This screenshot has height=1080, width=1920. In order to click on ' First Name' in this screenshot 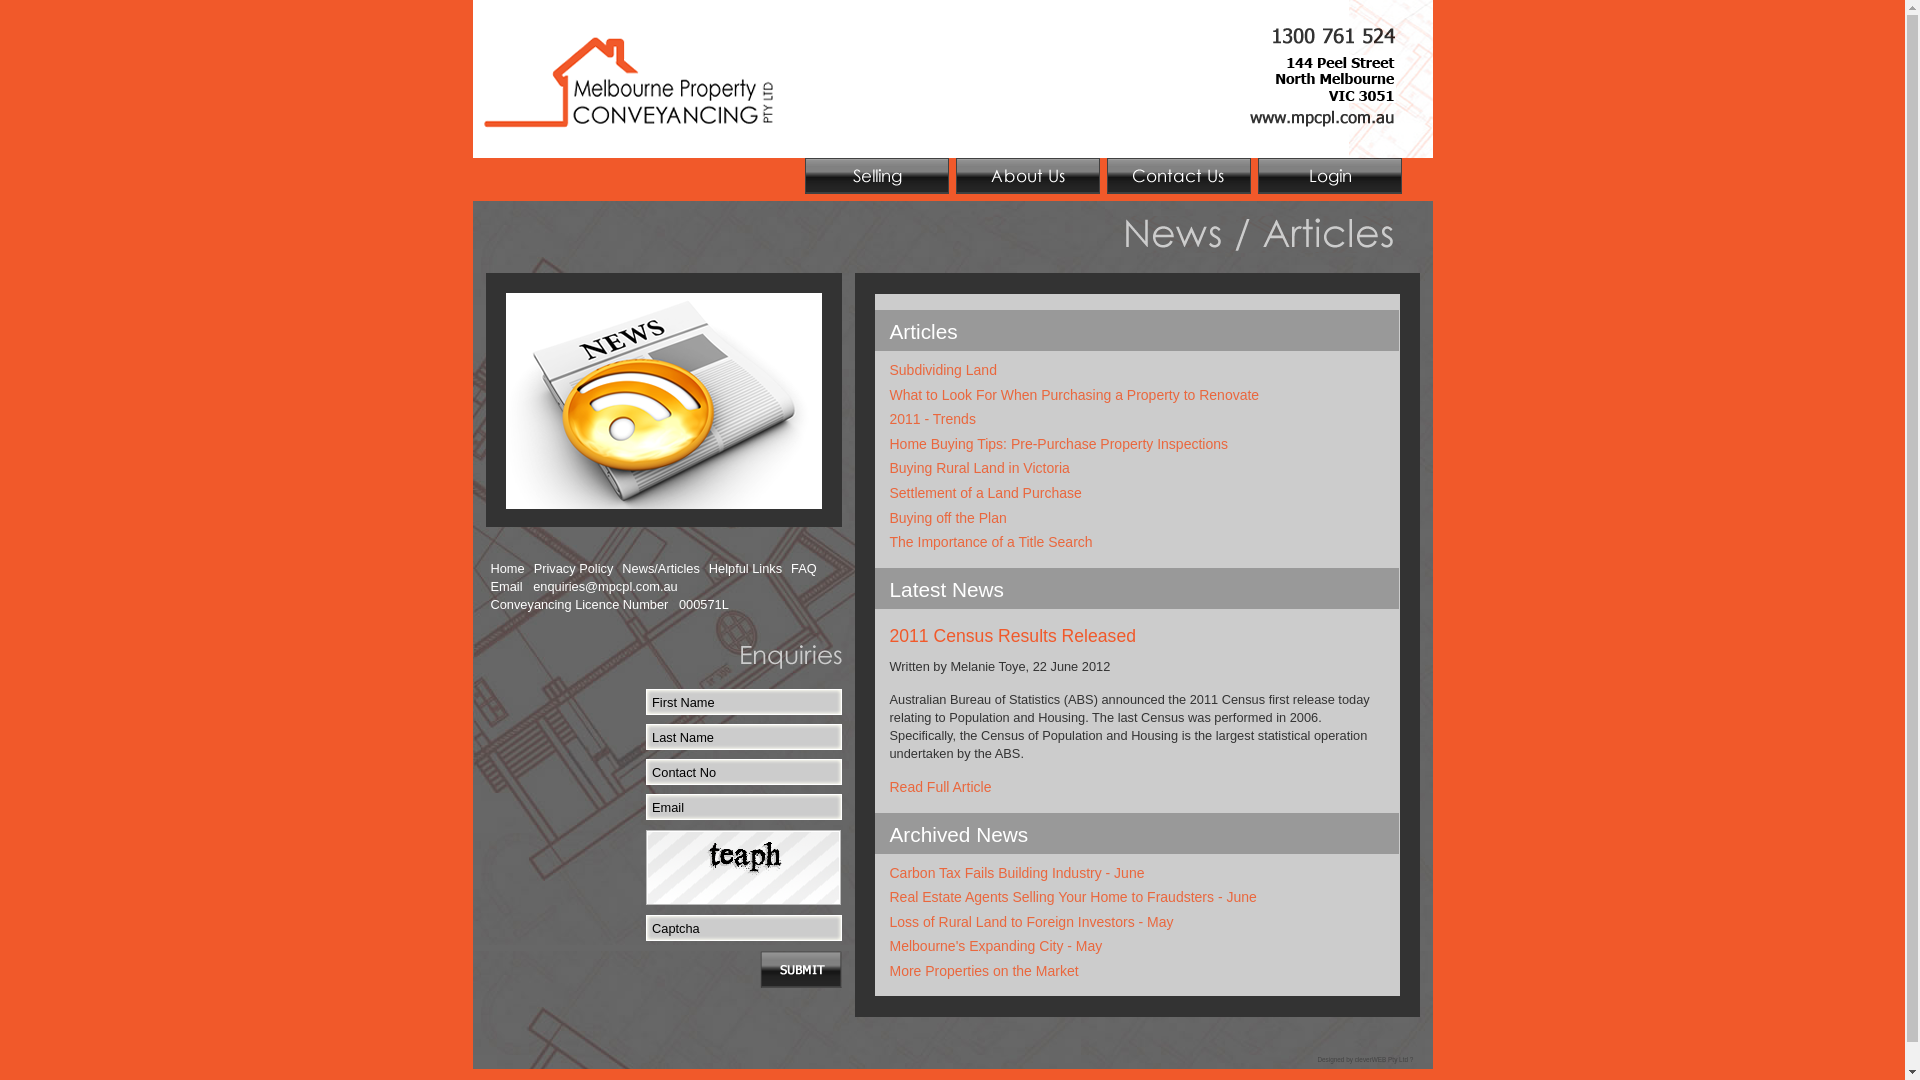, I will do `click(743, 701)`.